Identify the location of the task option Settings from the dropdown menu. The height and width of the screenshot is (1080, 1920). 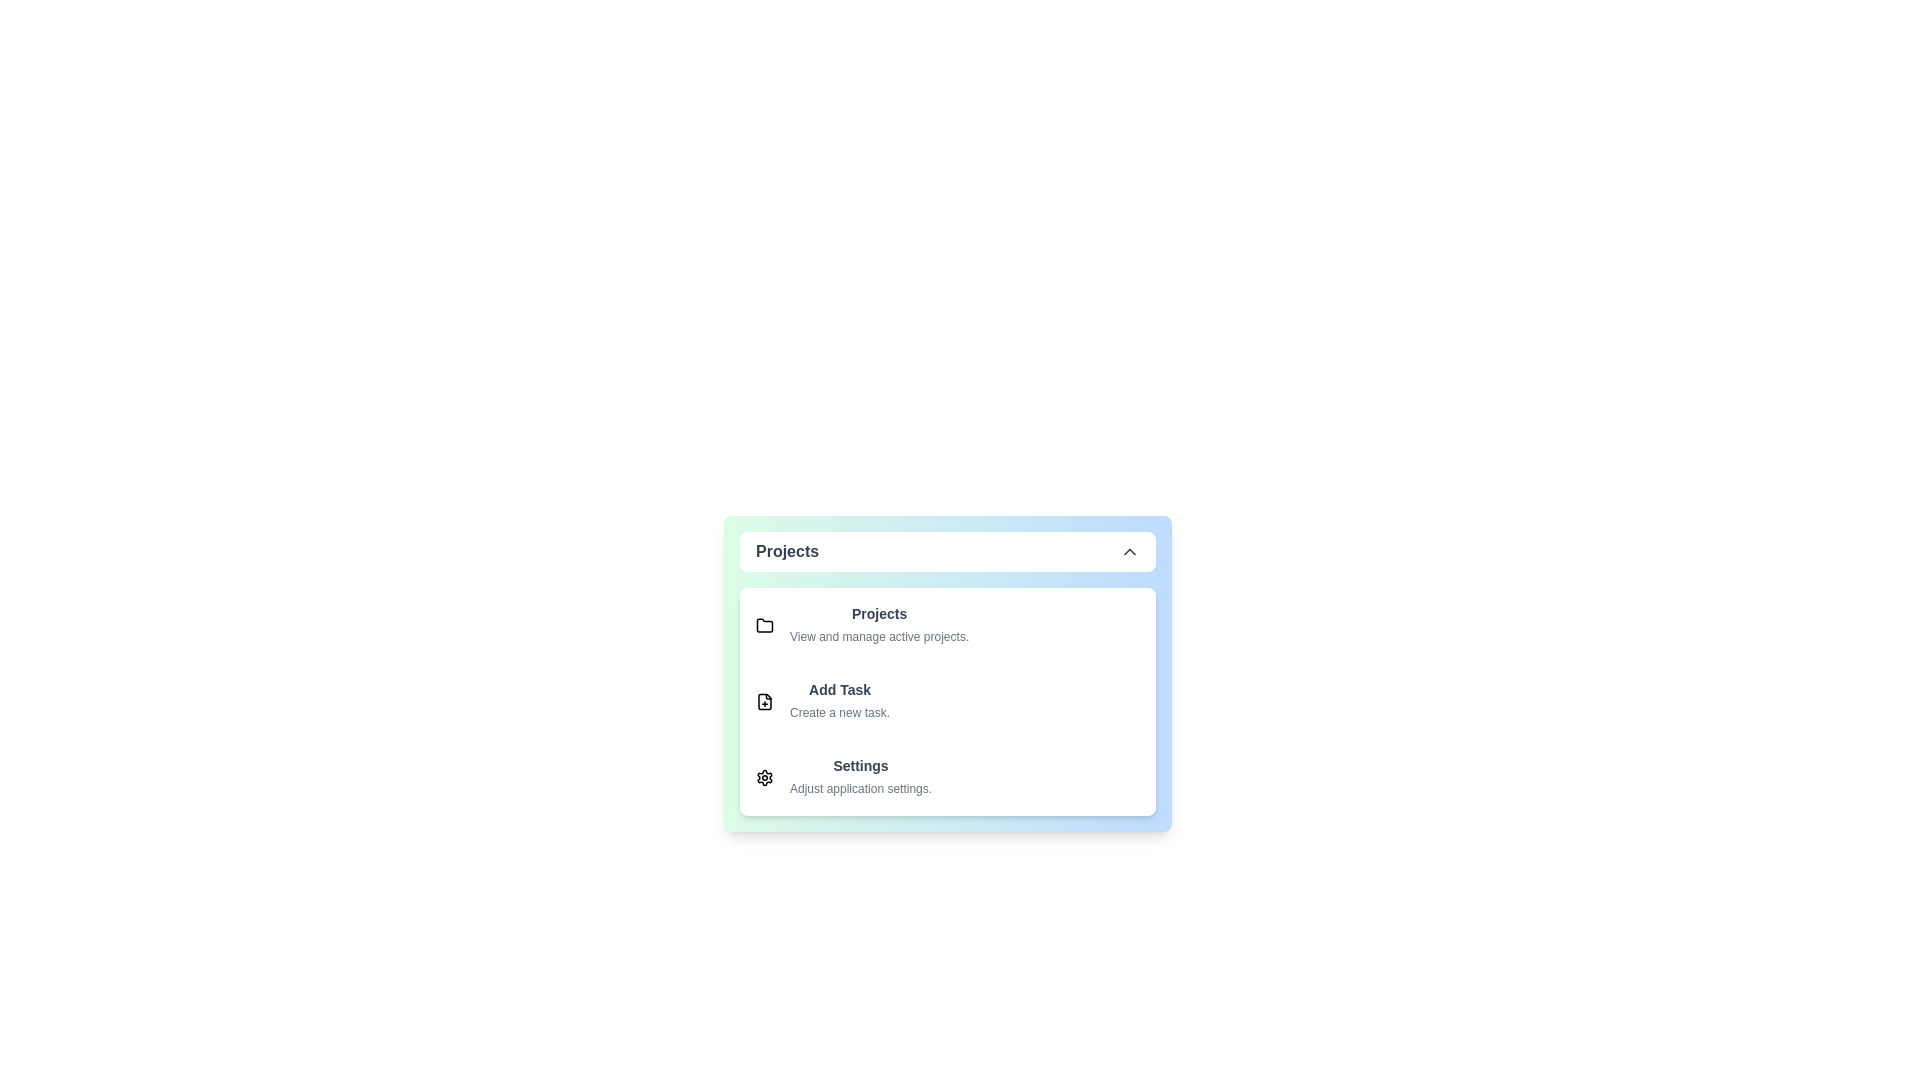
(947, 777).